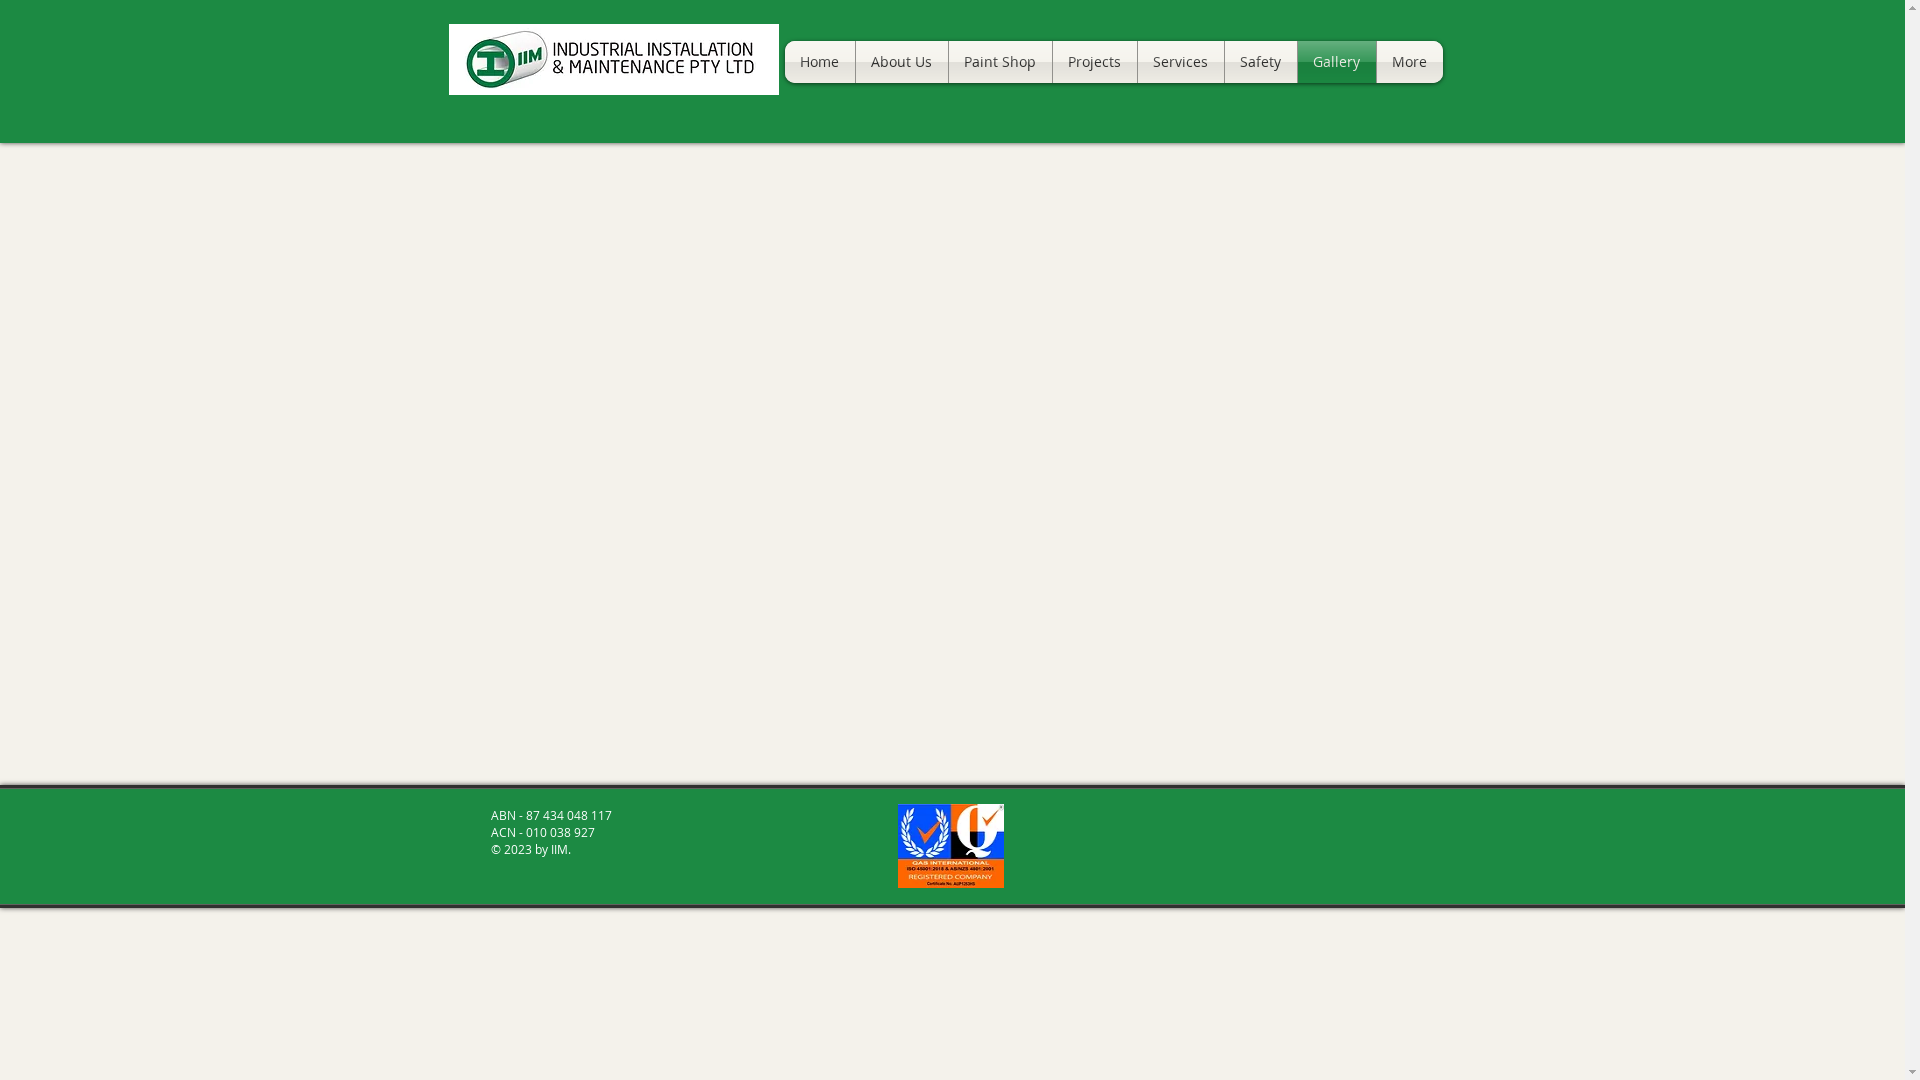  I want to click on 'Services', so click(1137, 60).